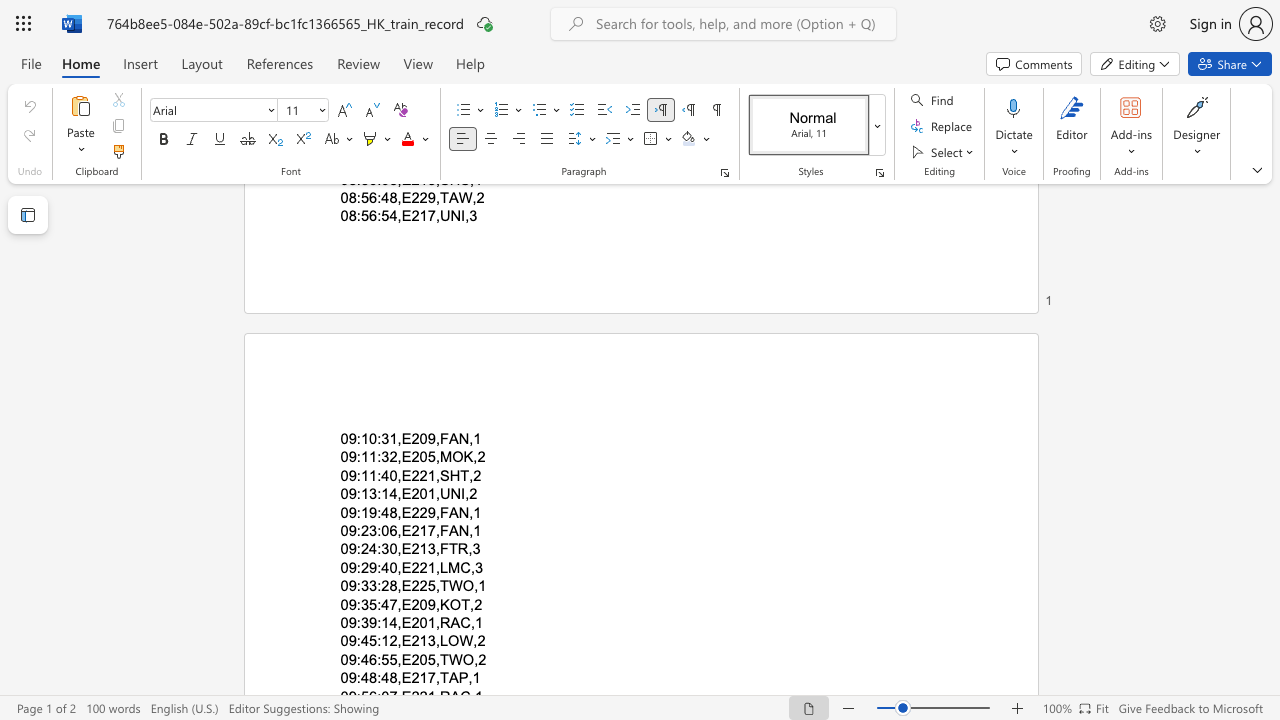 This screenshot has height=720, width=1280. Describe the element at coordinates (360, 622) in the screenshot. I see `the subset text "39:14,E201,RAC,1" within the text "09:39:14,E201,RAC,1"` at that location.